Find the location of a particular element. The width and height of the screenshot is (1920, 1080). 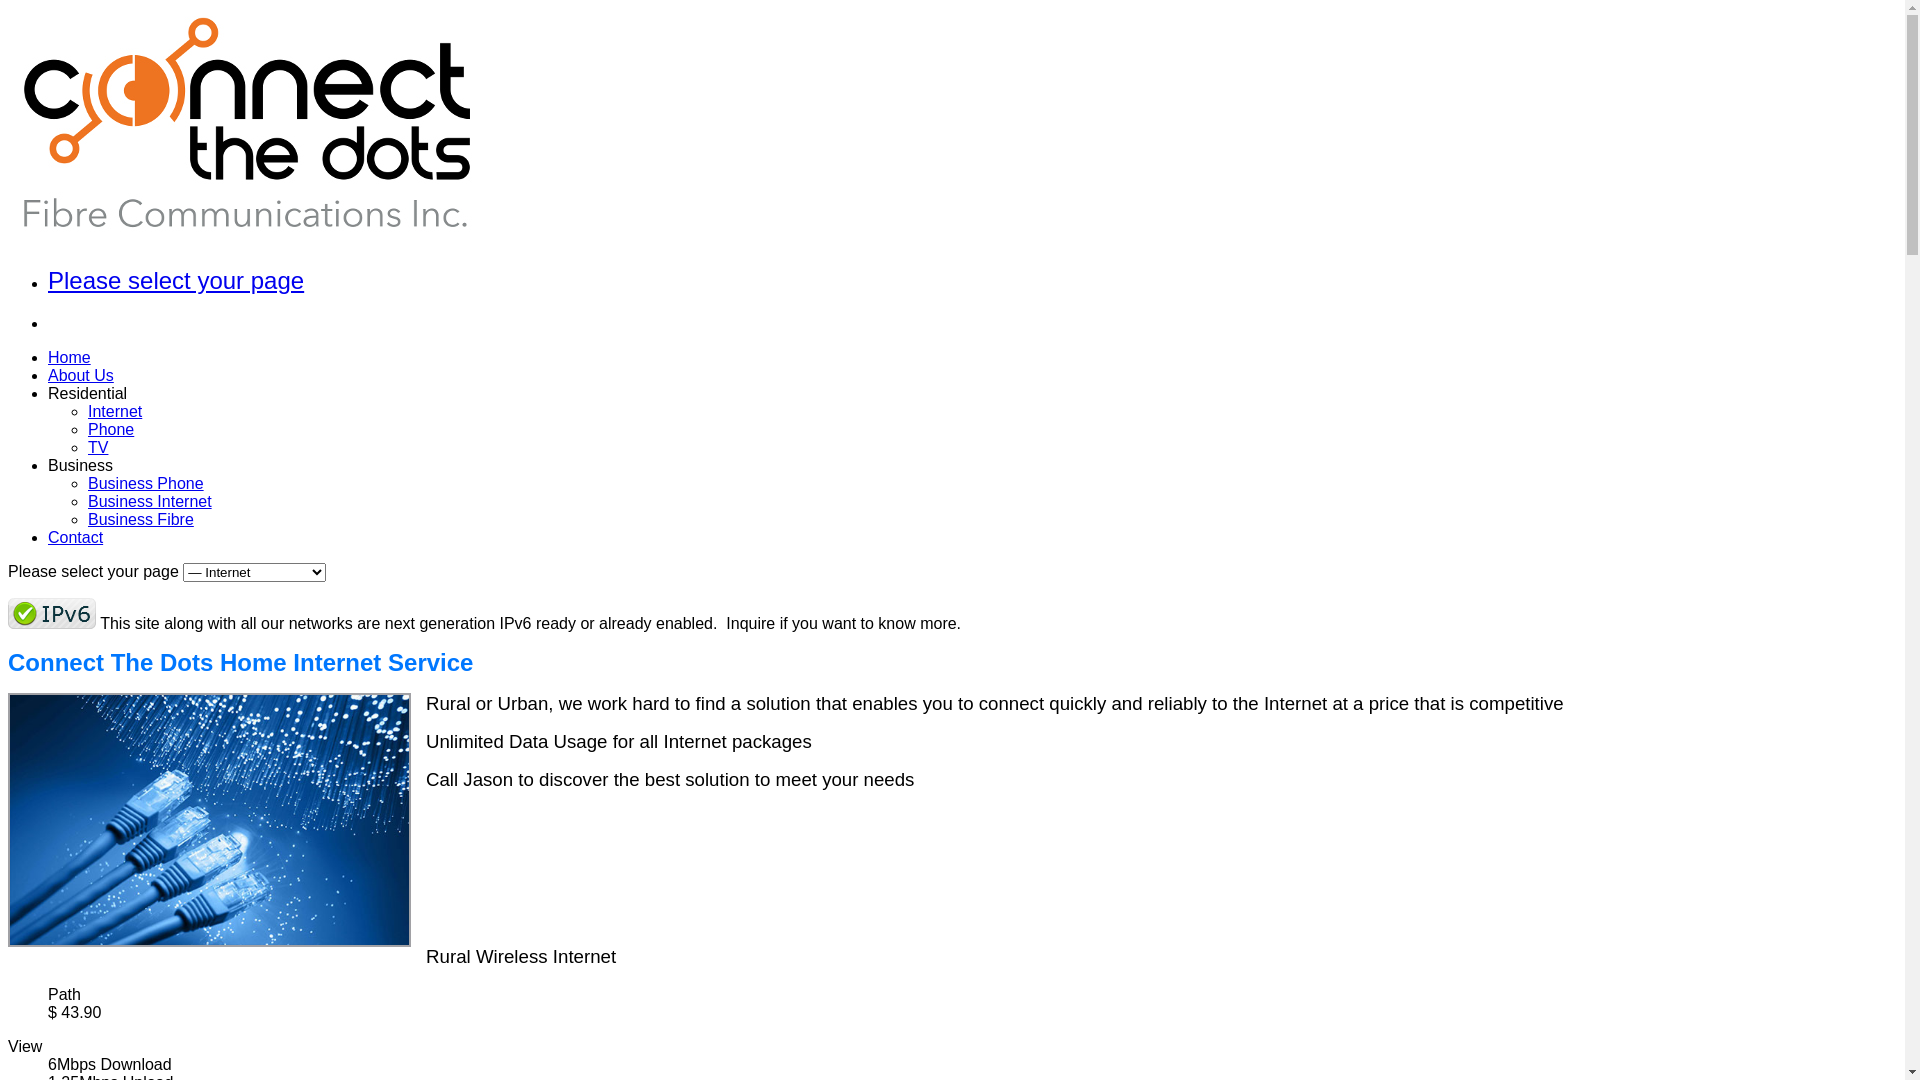

'Business' is located at coordinates (48, 465).